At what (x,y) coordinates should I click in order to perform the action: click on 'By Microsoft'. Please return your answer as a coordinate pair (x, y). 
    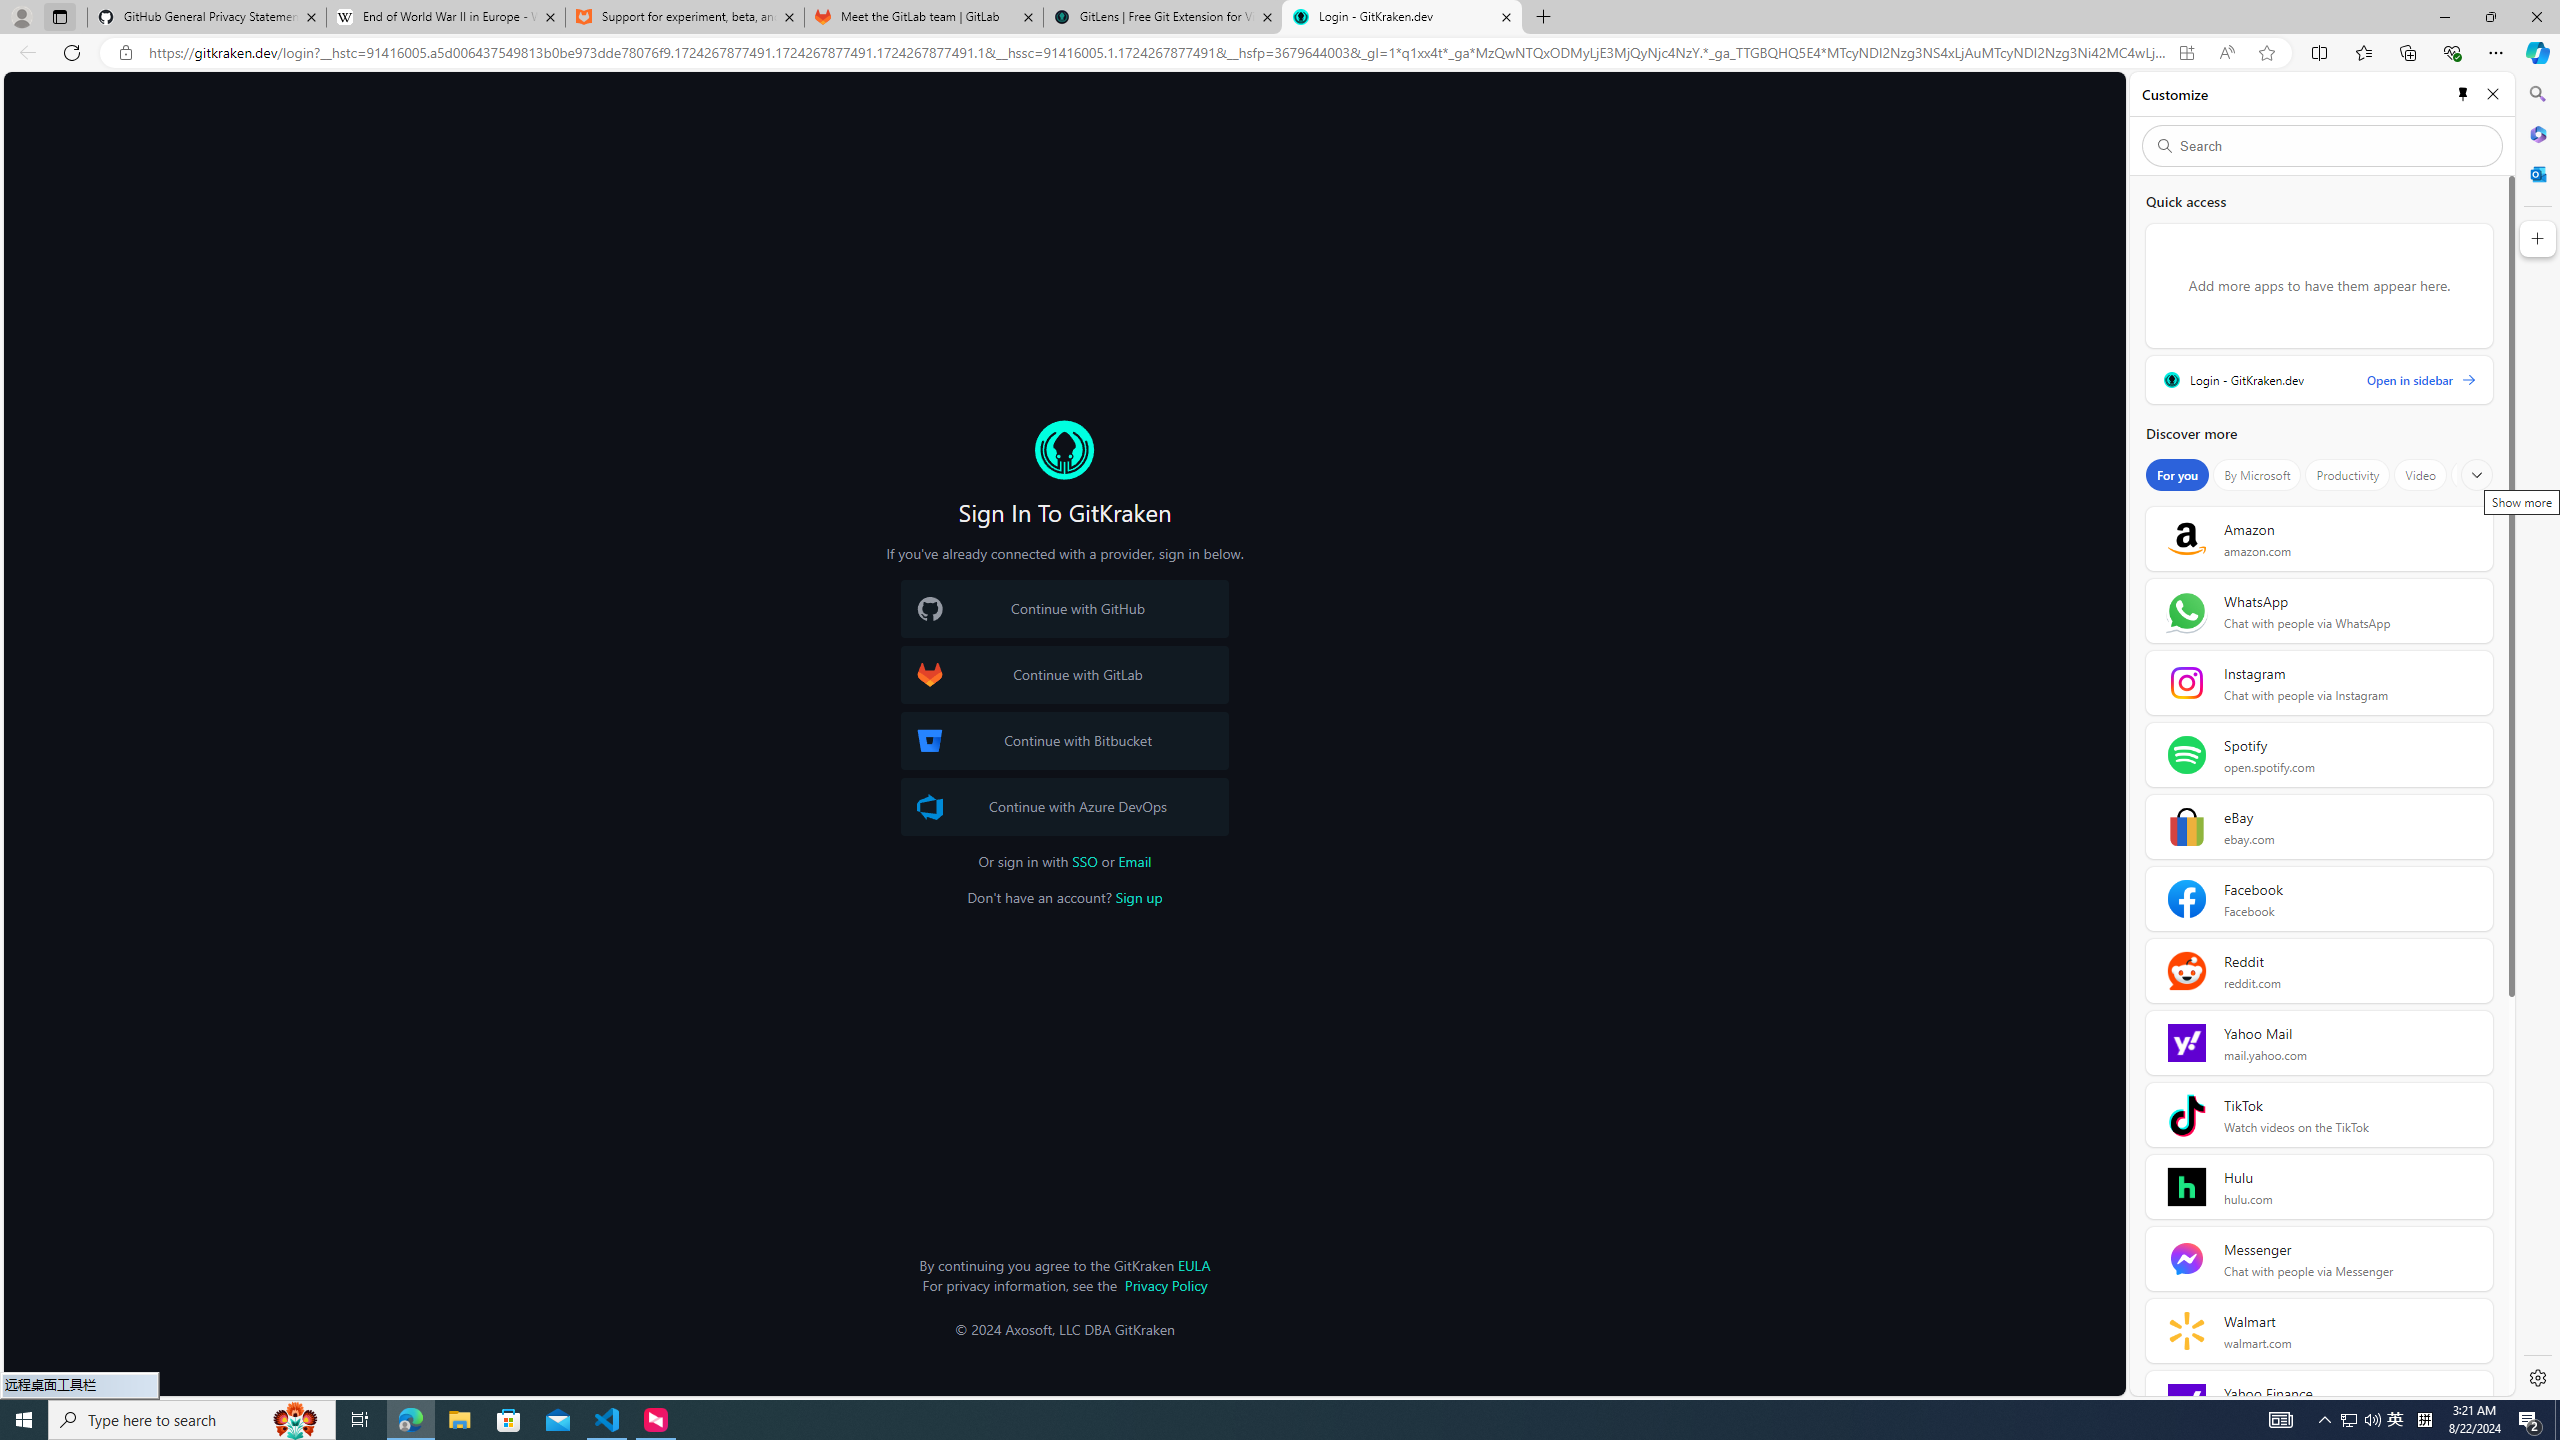
    Looking at the image, I should click on (2255, 474).